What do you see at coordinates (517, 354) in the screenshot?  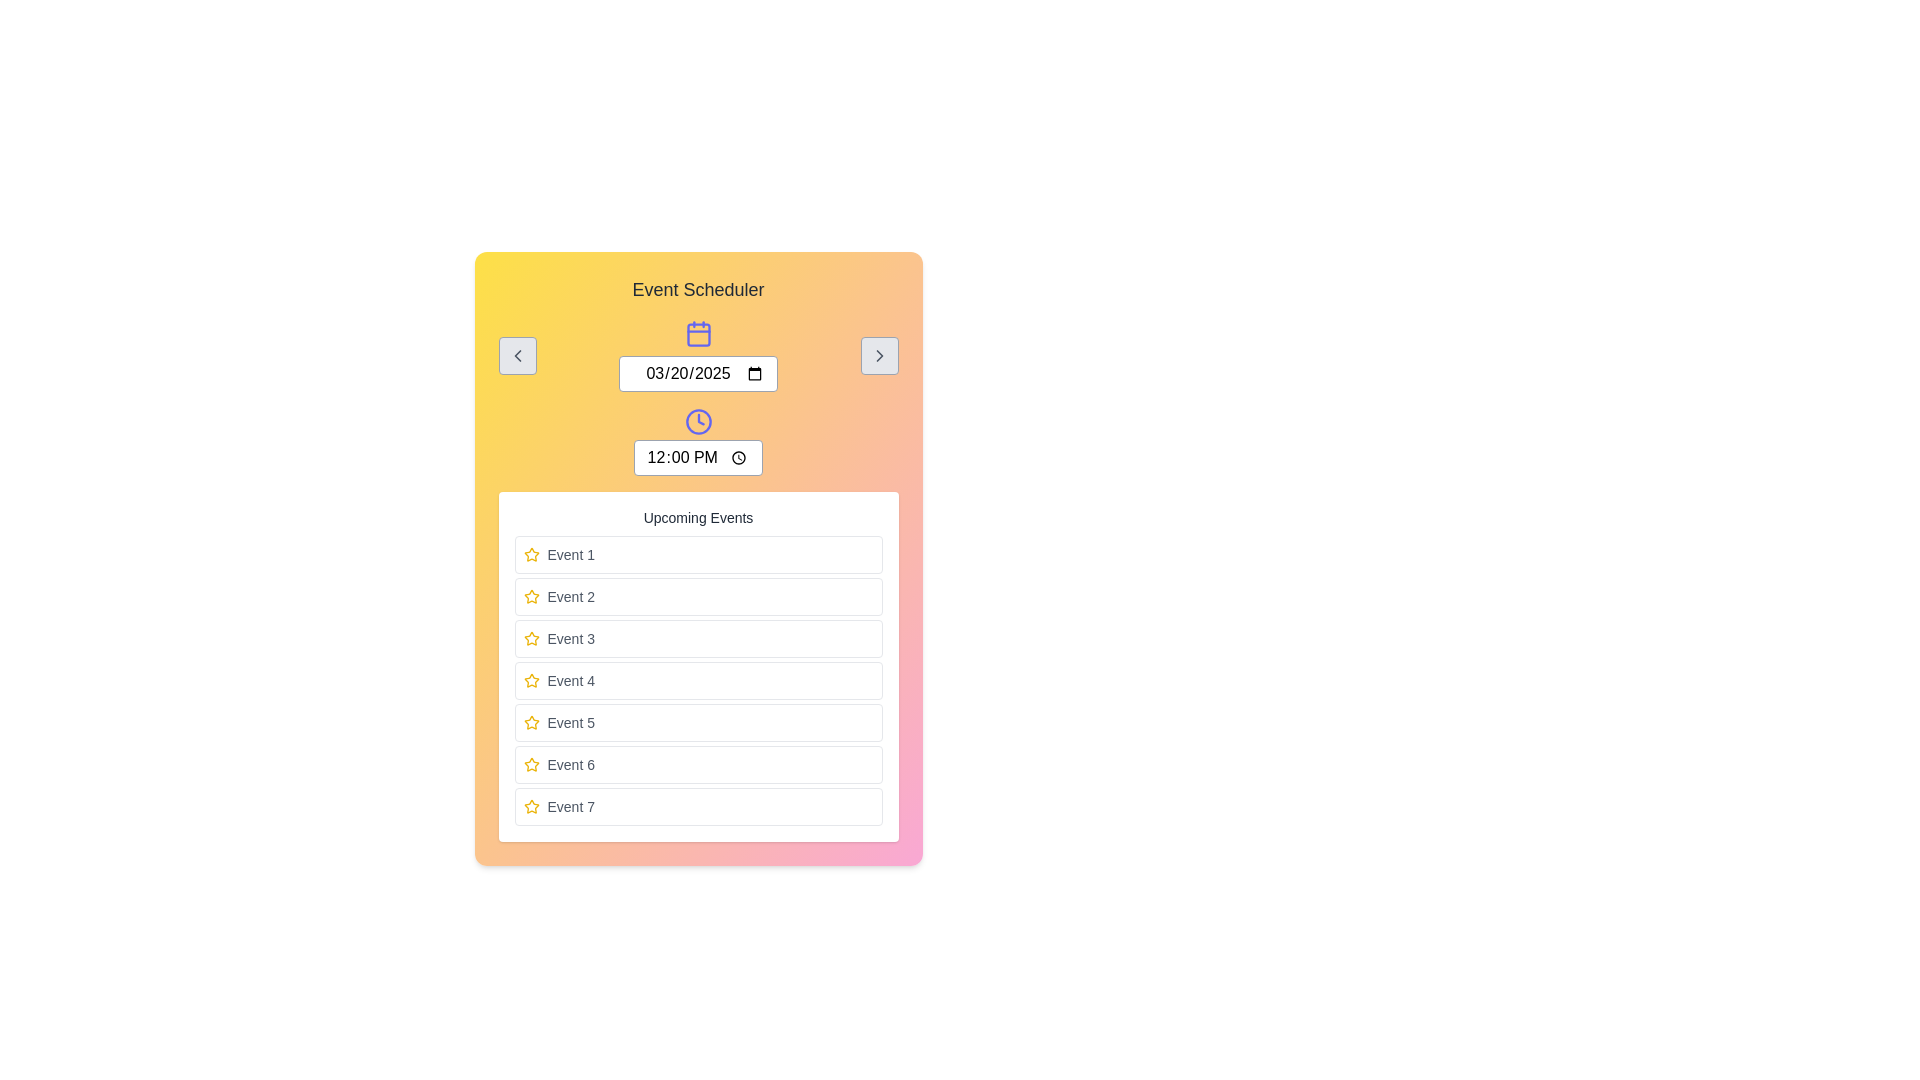 I see `the left arrow icon within the navigation button located in the top left area of the Event Scheduler section` at bounding box center [517, 354].